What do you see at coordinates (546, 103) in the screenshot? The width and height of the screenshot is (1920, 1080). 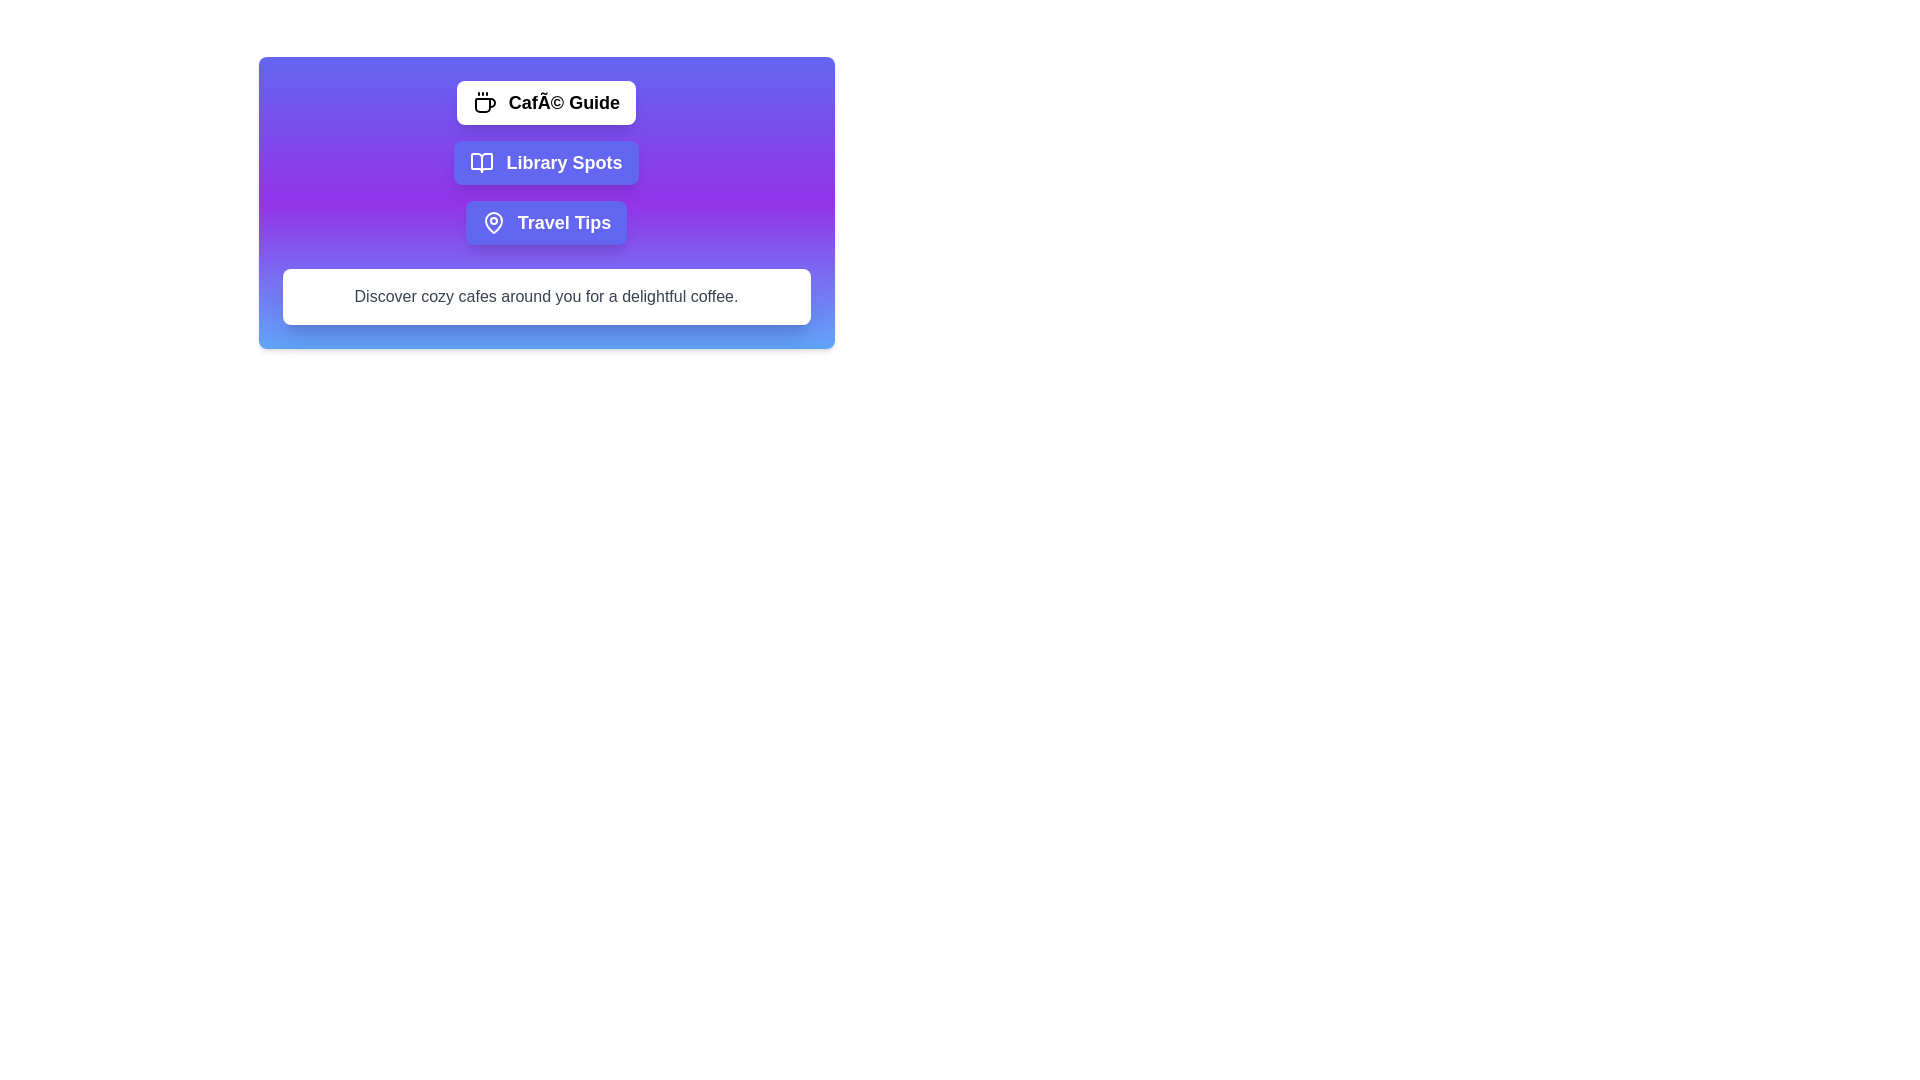 I see `the tab labeled 'Café Guide' to view its content` at bounding box center [546, 103].